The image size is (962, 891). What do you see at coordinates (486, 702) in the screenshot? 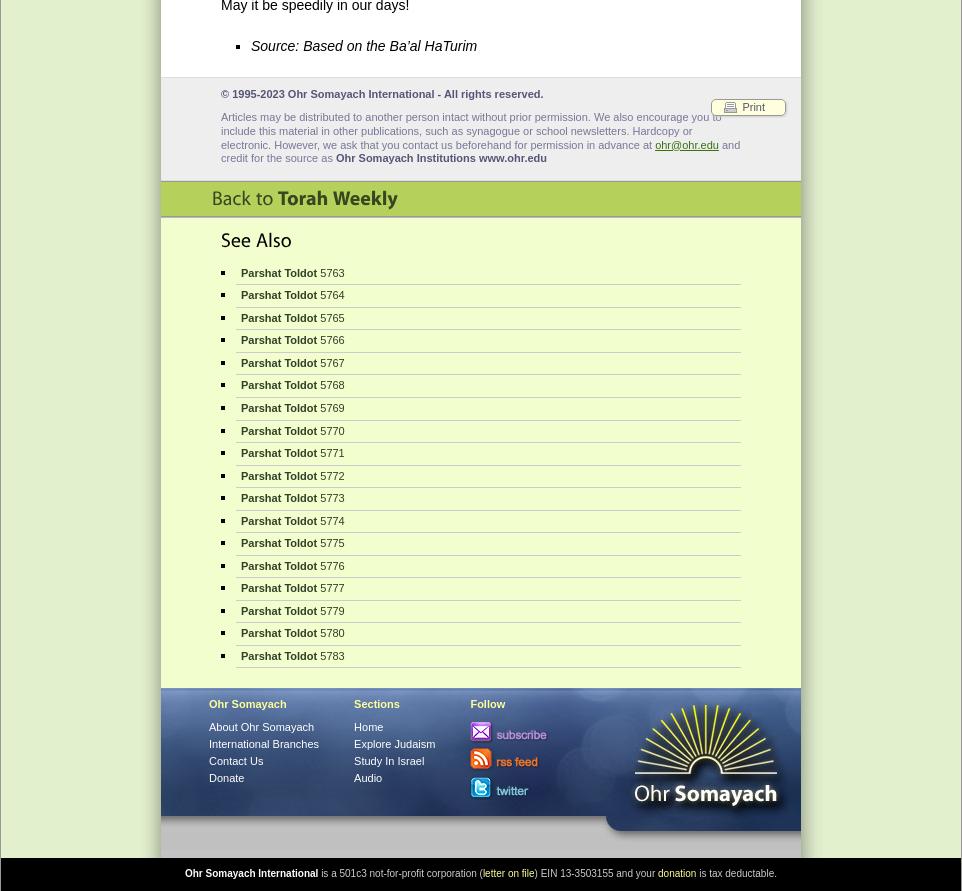
I see `'Follow'` at bounding box center [486, 702].